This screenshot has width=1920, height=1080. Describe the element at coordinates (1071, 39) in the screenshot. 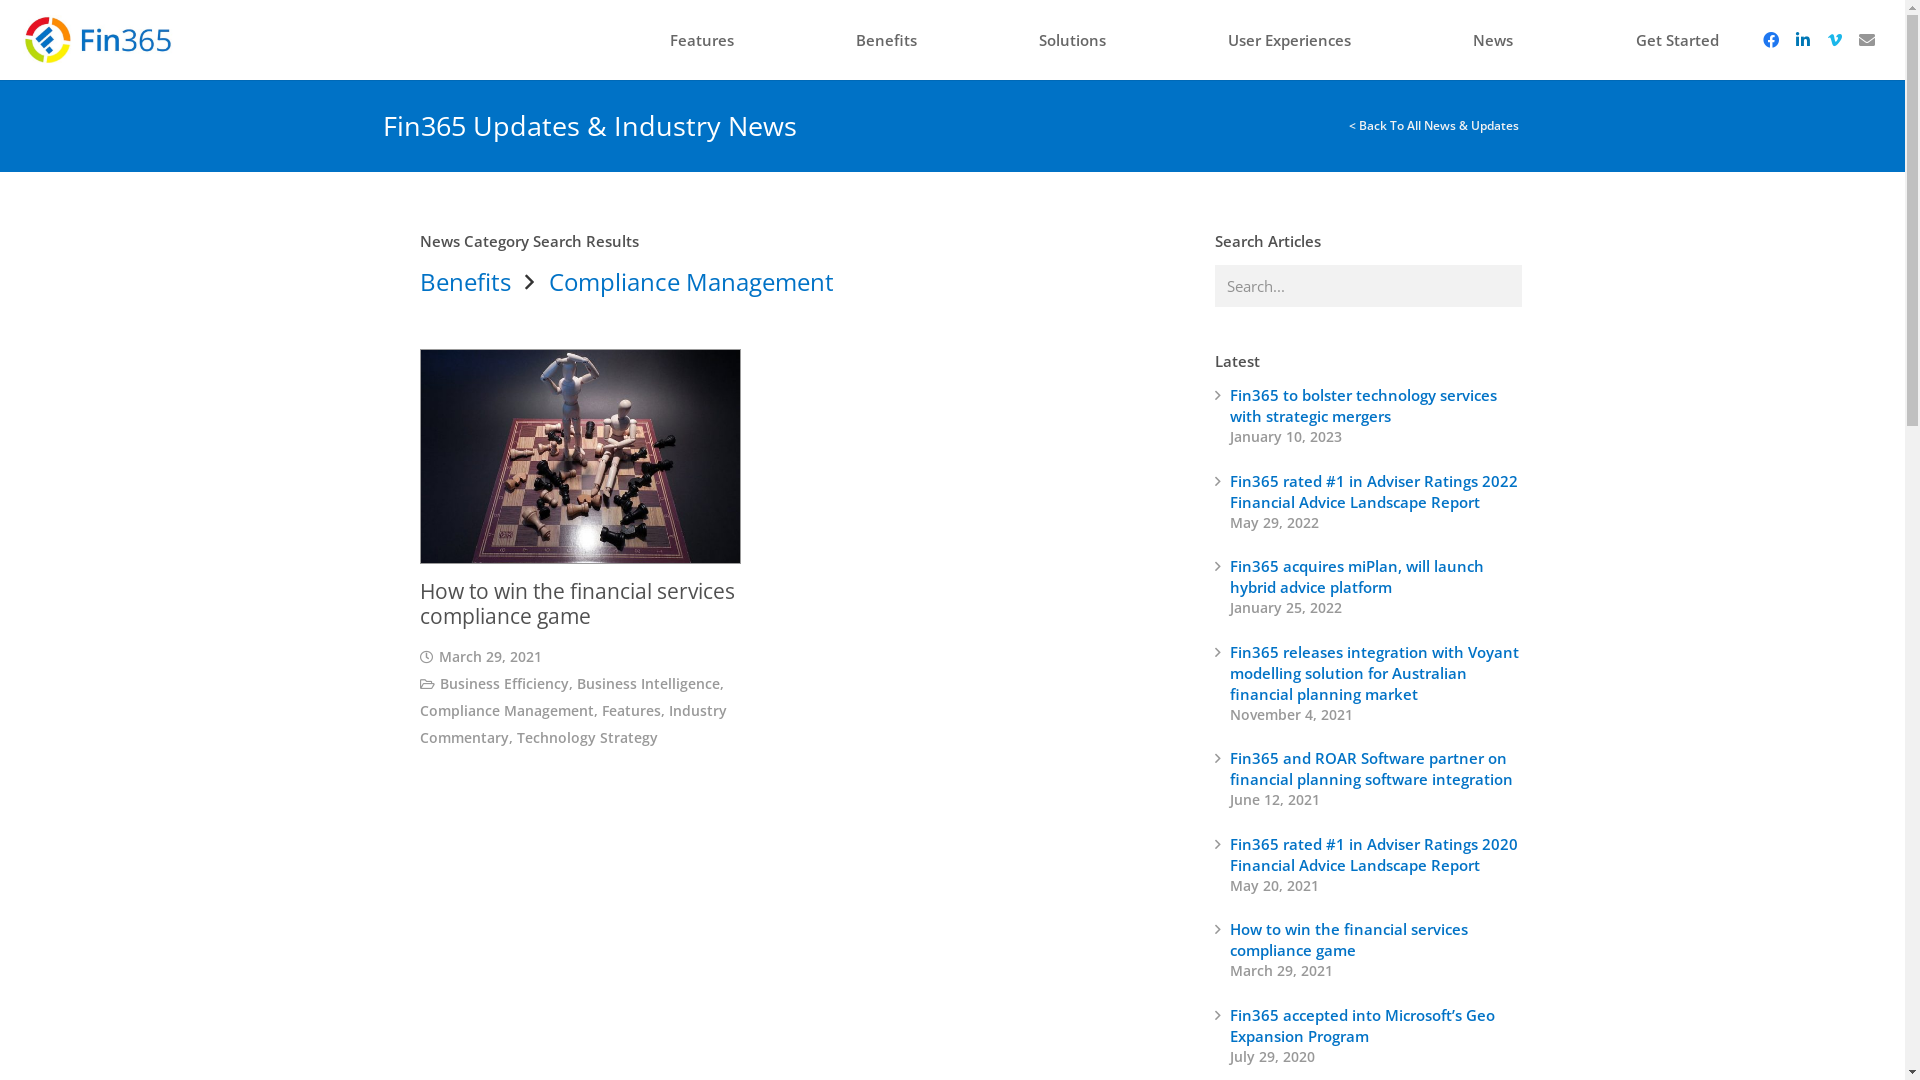

I see `'Solutions'` at that location.